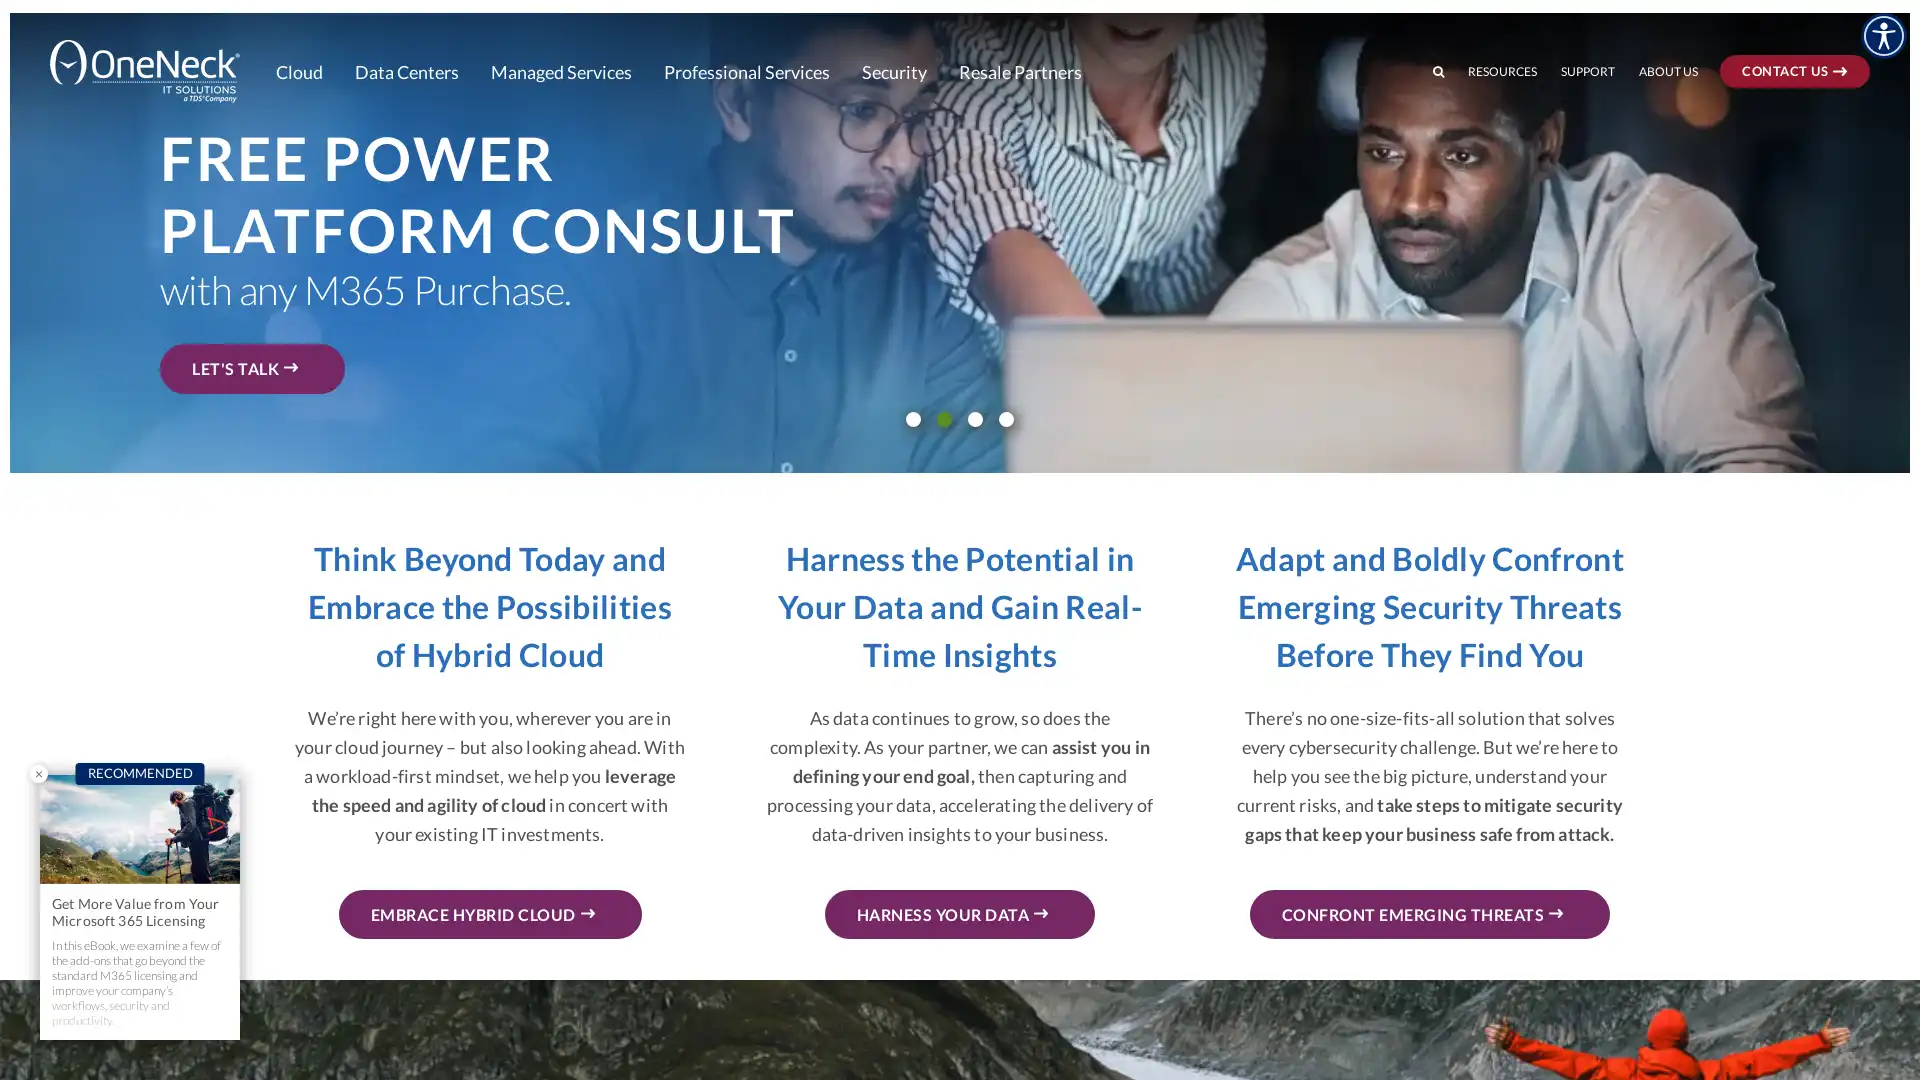  Describe the element at coordinates (360, 361) in the screenshot. I see `LEARN MORE ABOUT MICROSOFT 365` at that location.